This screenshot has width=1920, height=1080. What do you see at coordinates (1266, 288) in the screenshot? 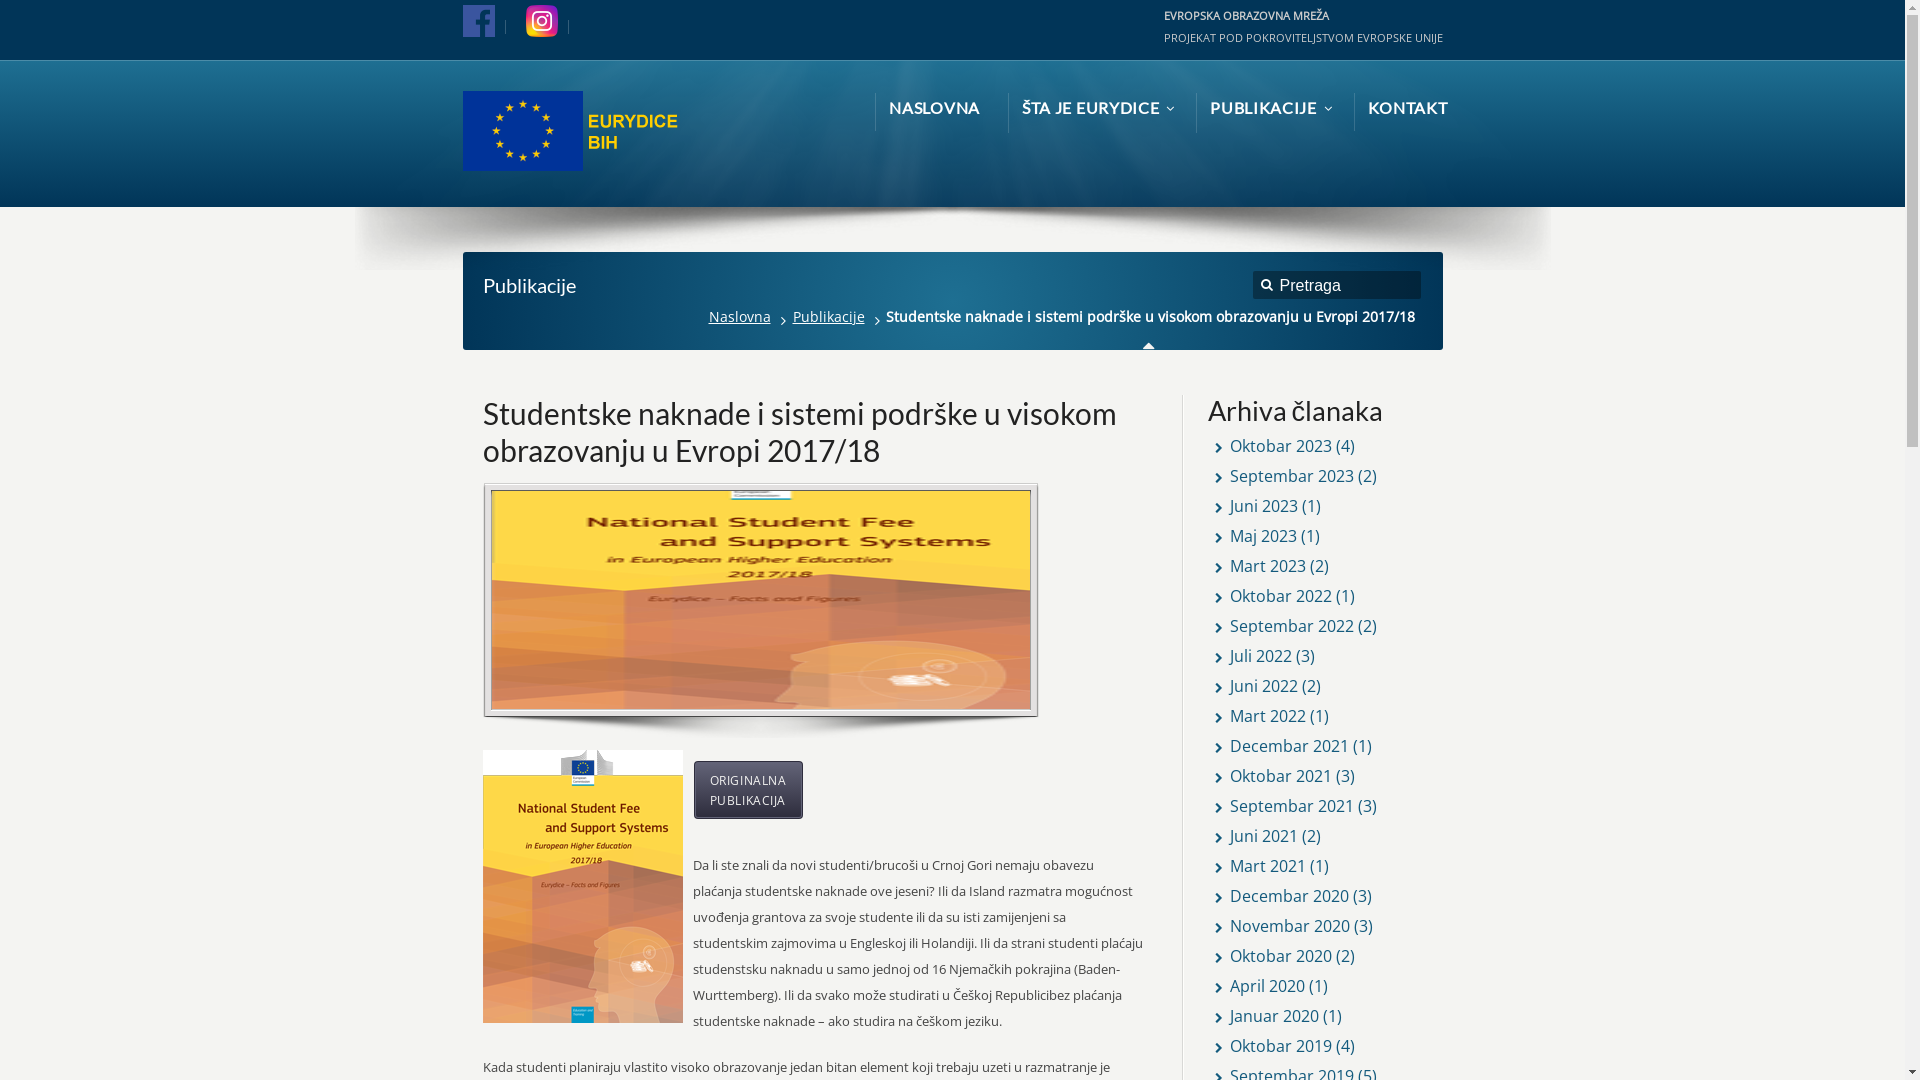
I see `'search'` at bounding box center [1266, 288].